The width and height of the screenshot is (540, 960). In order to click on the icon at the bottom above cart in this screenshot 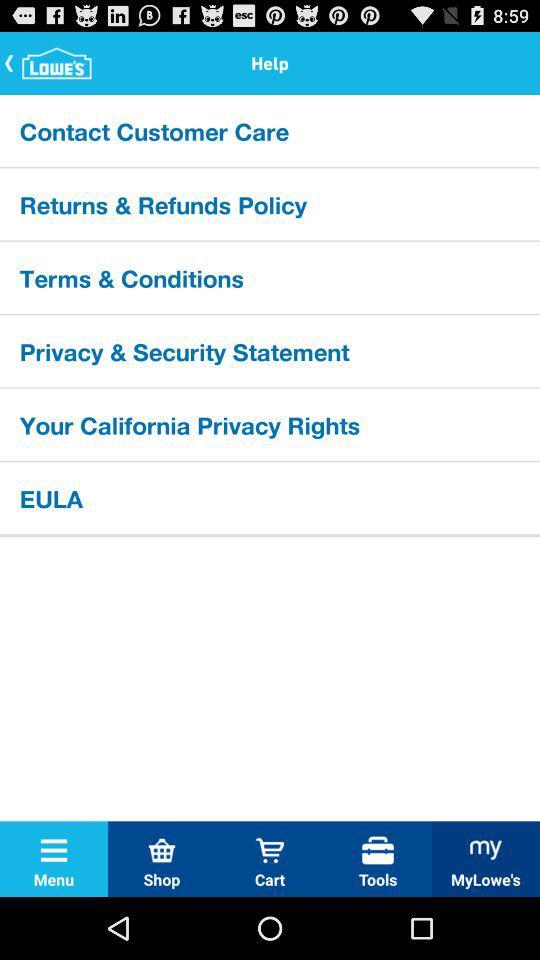, I will do `click(270, 849)`.